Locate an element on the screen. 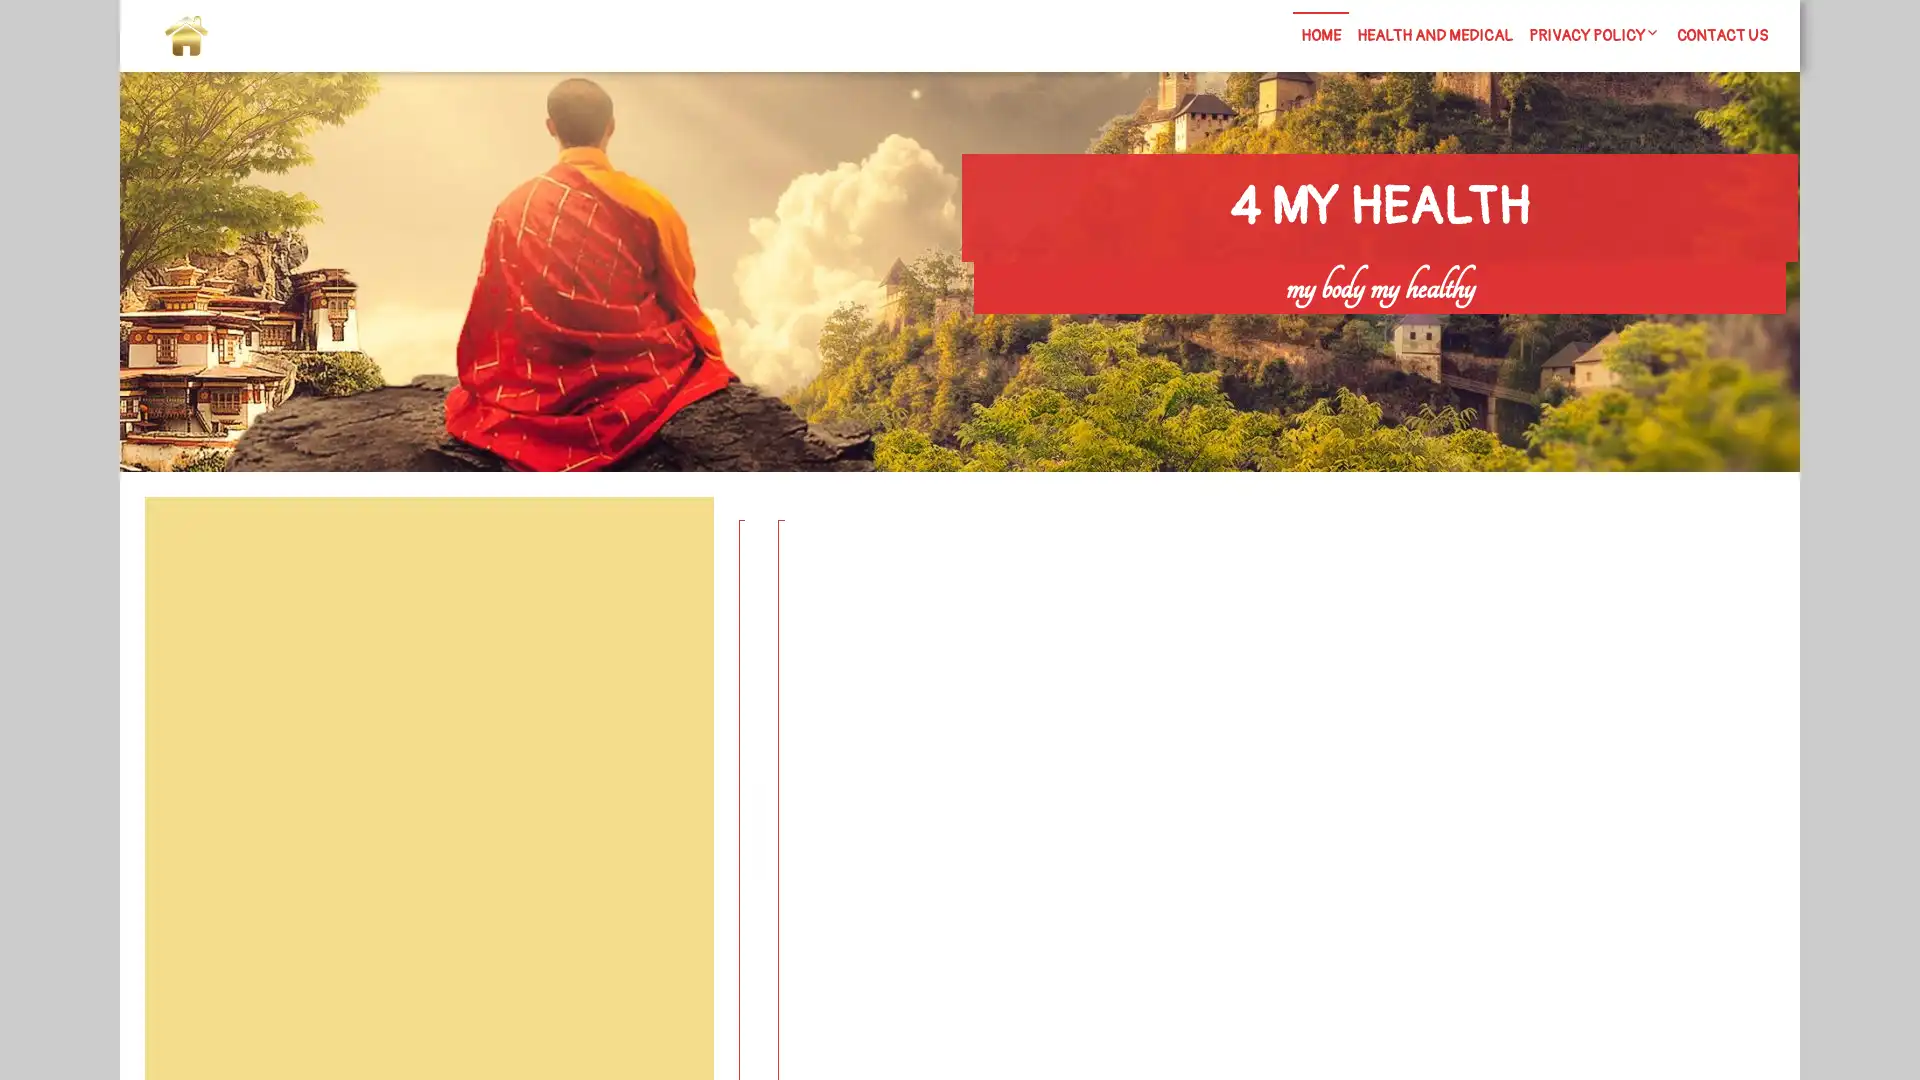  Search is located at coordinates (667, 545).